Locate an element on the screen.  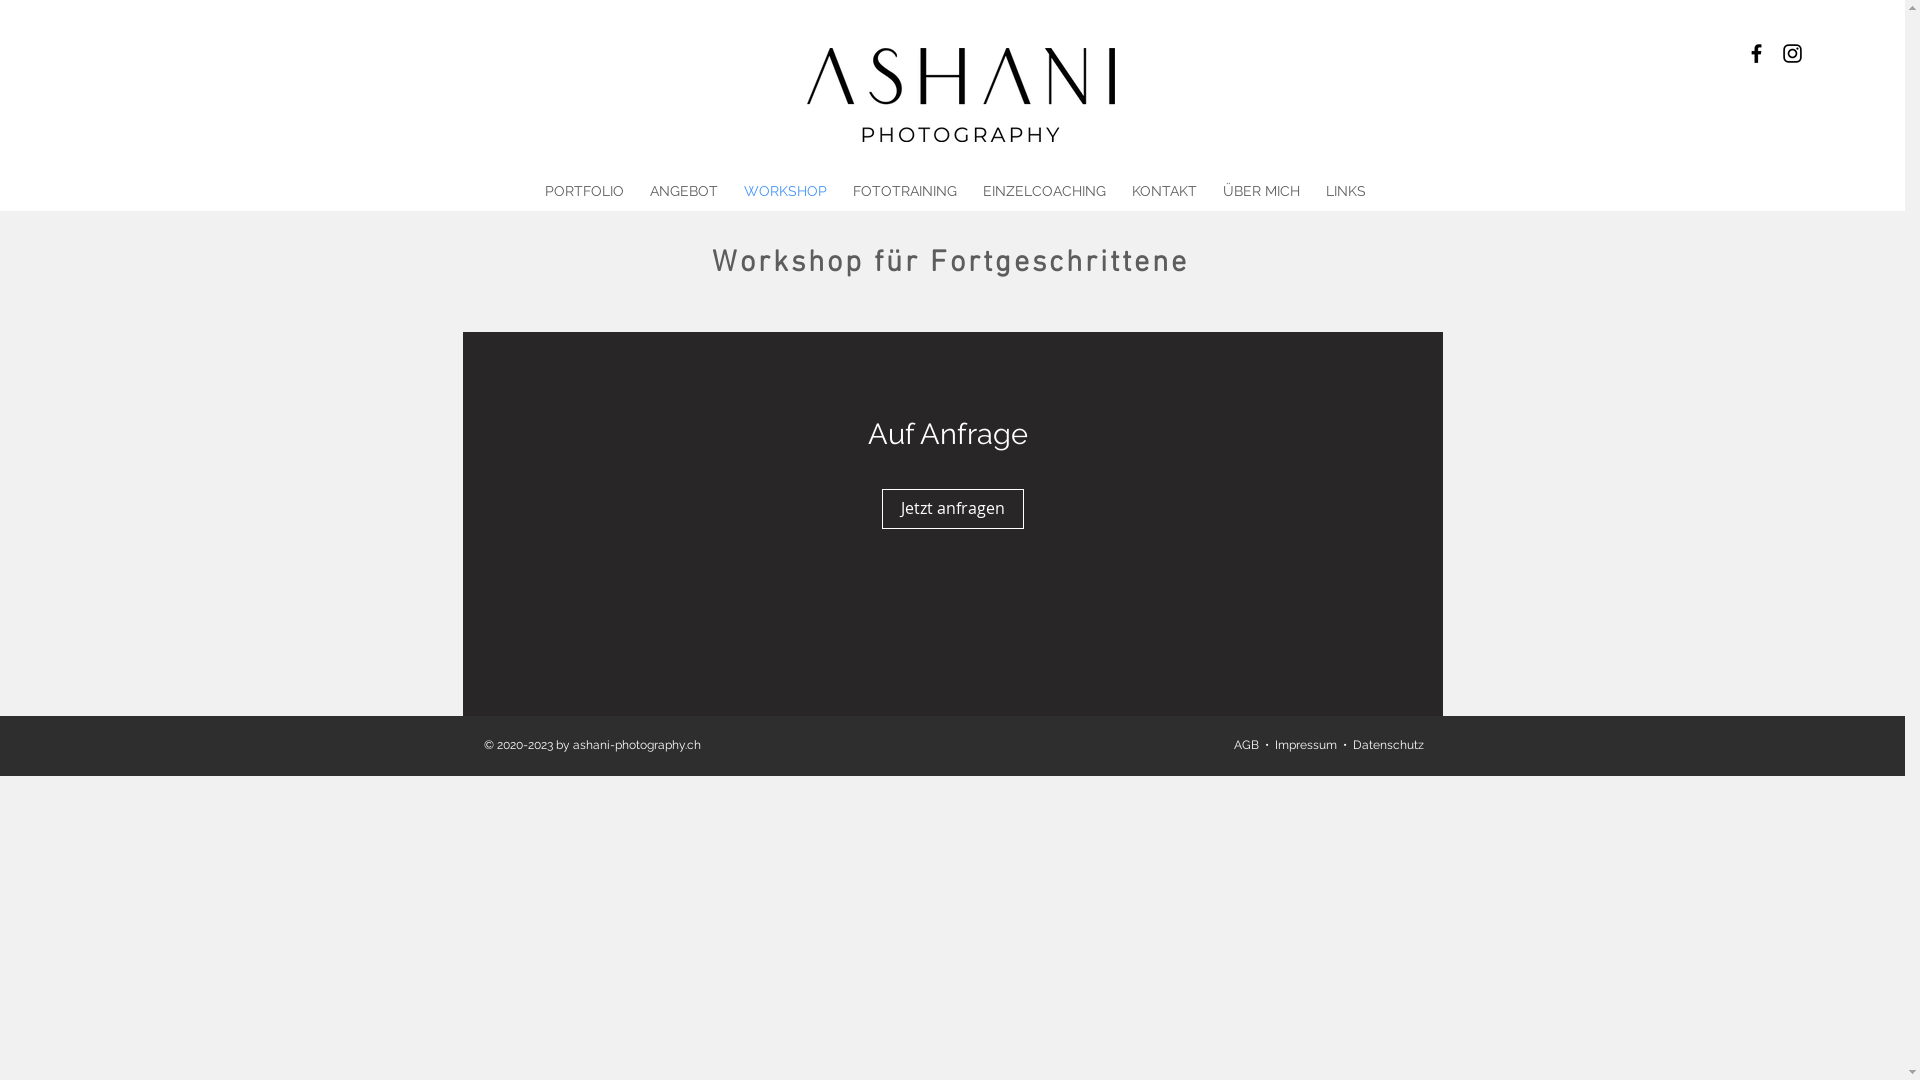
'WORKSHOP' is located at coordinates (783, 191).